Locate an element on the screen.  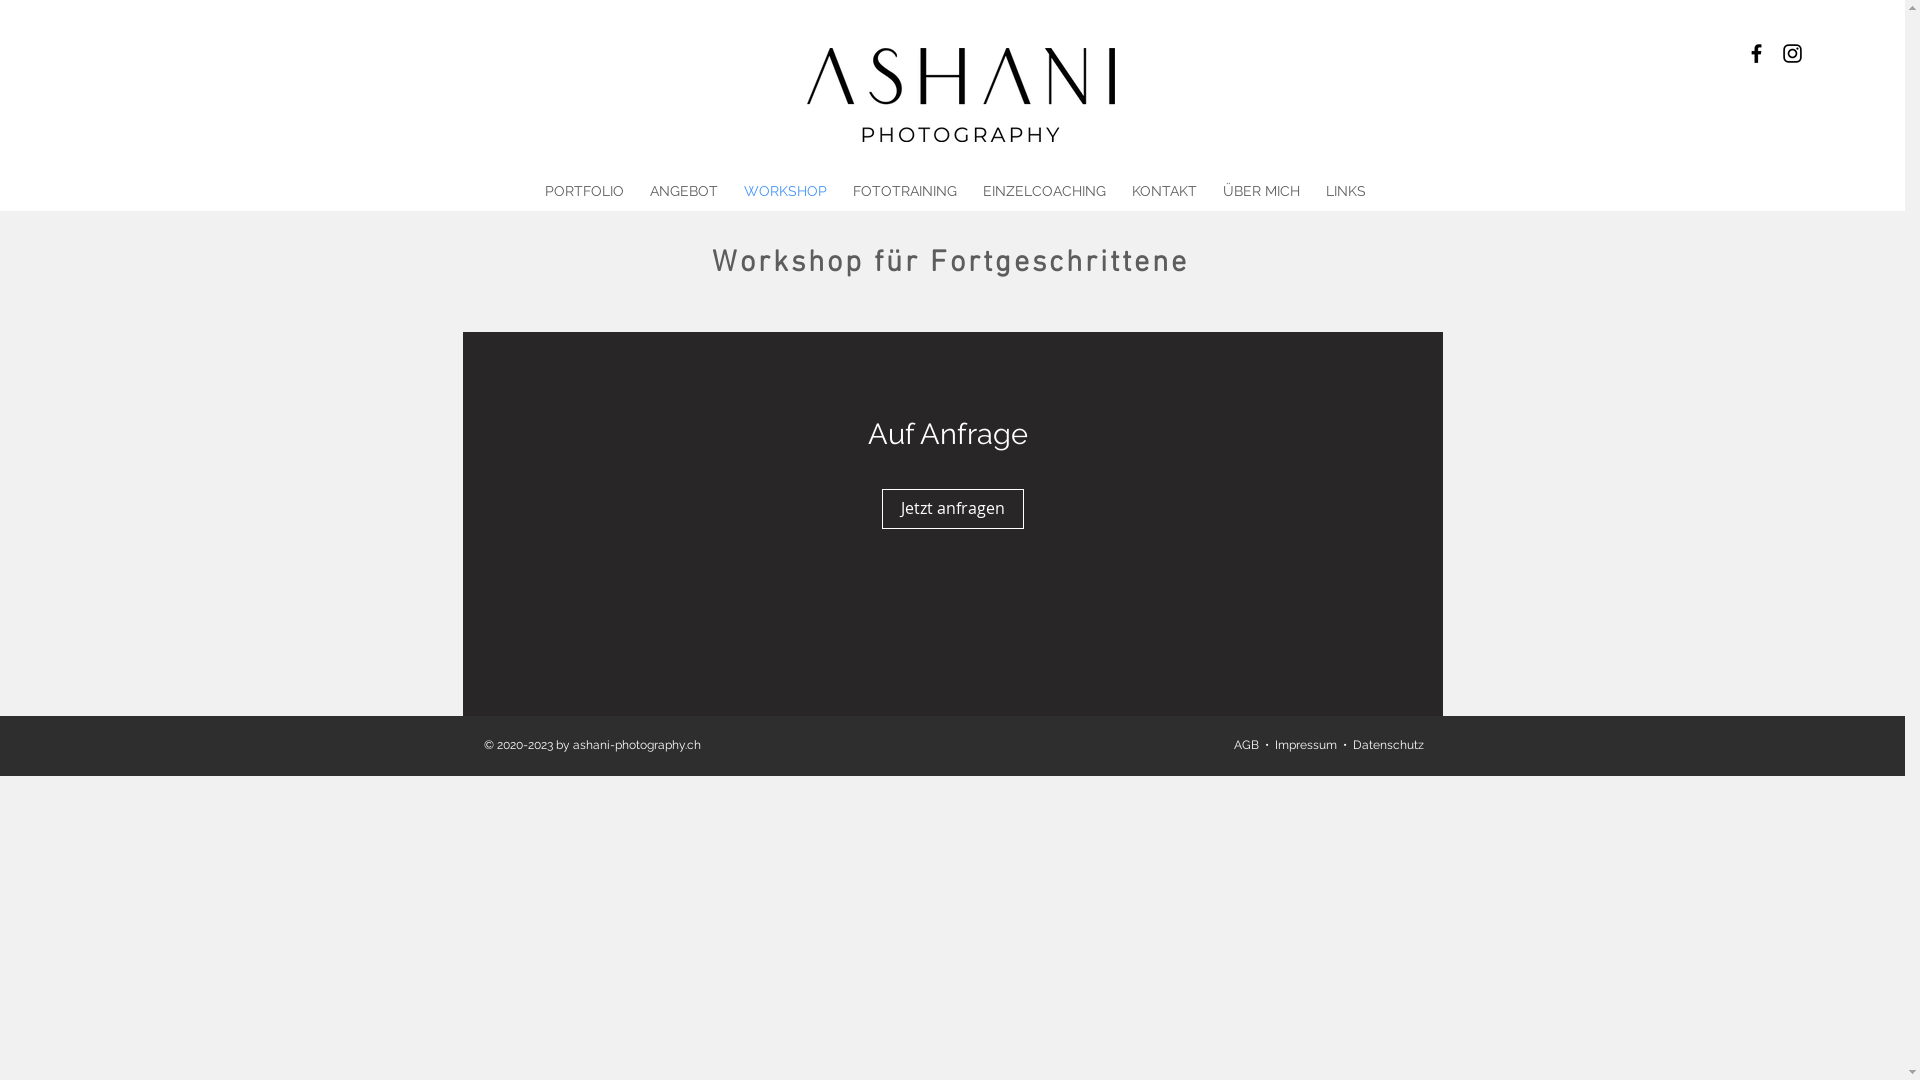
'WORKSHOP' is located at coordinates (783, 191).